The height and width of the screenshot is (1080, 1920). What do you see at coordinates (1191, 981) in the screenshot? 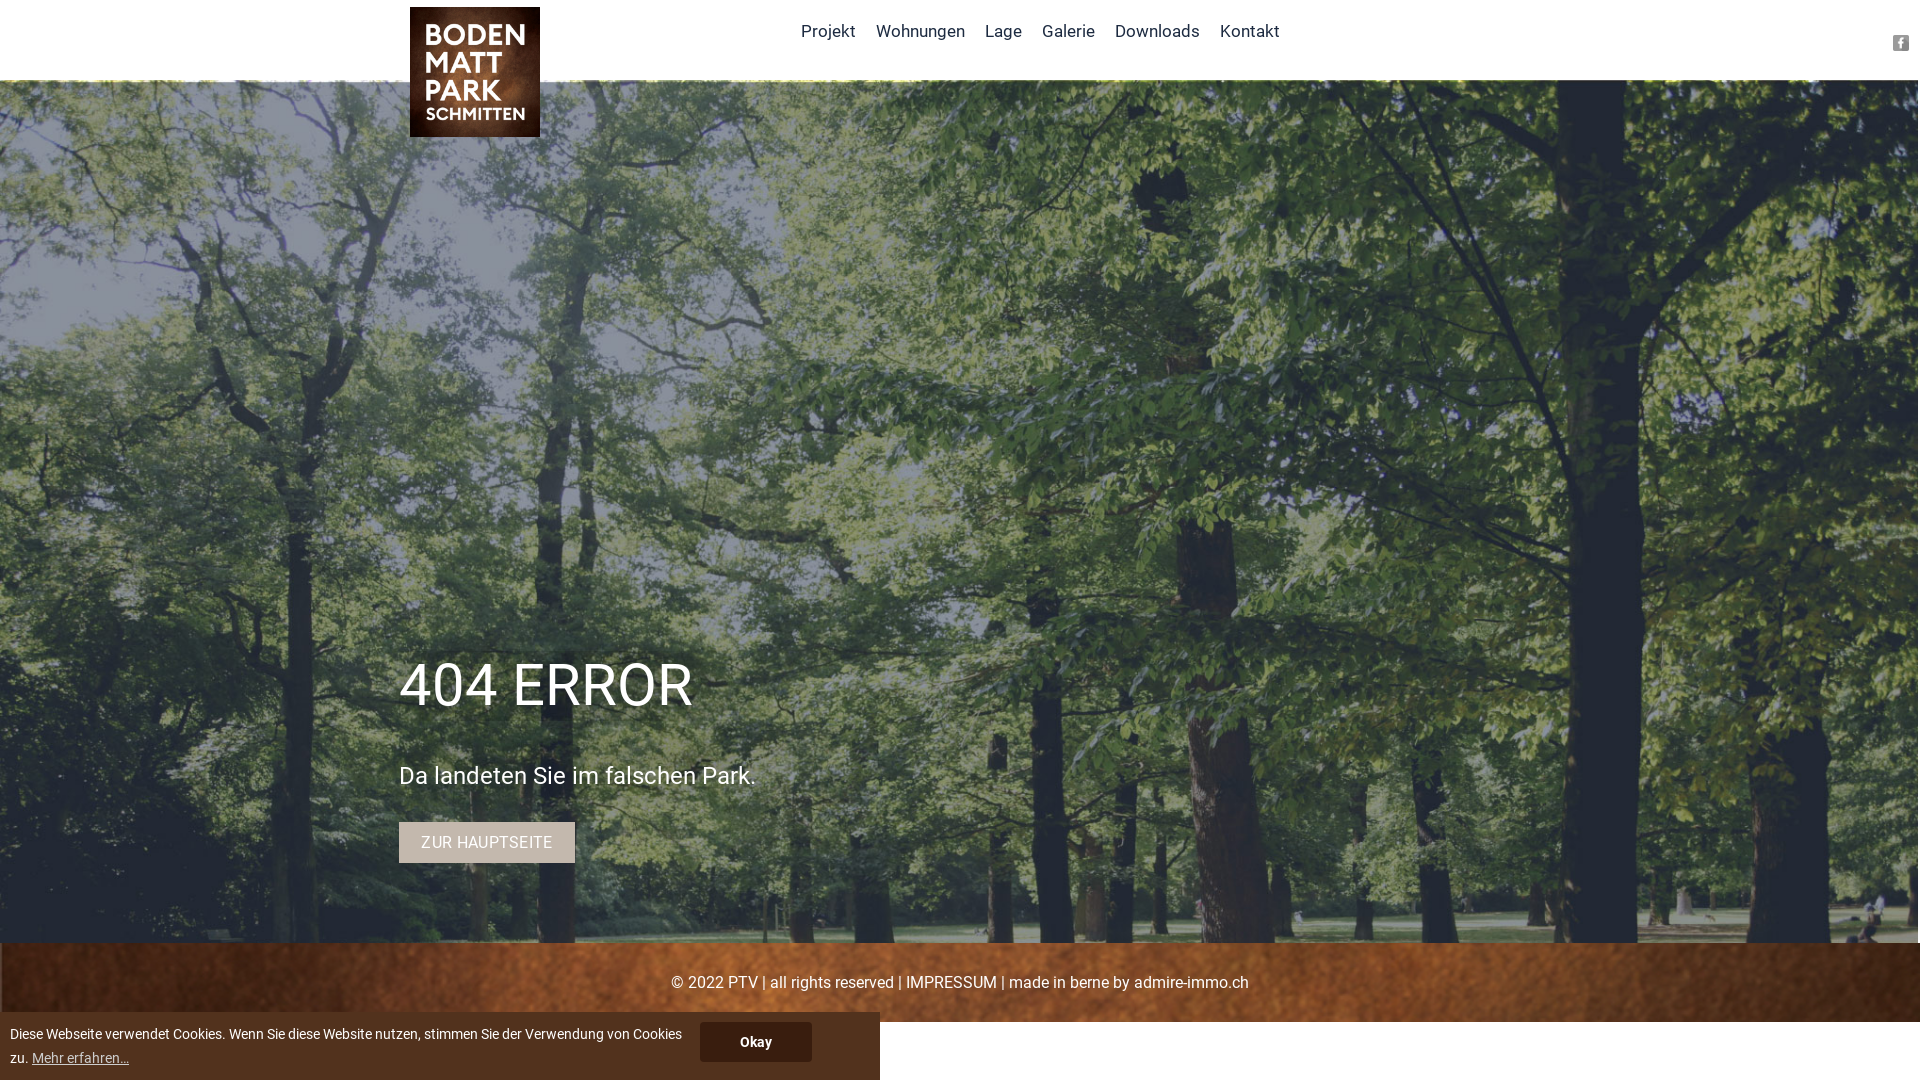
I see `'admire-immo.ch'` at bounding box center [1191, 981].